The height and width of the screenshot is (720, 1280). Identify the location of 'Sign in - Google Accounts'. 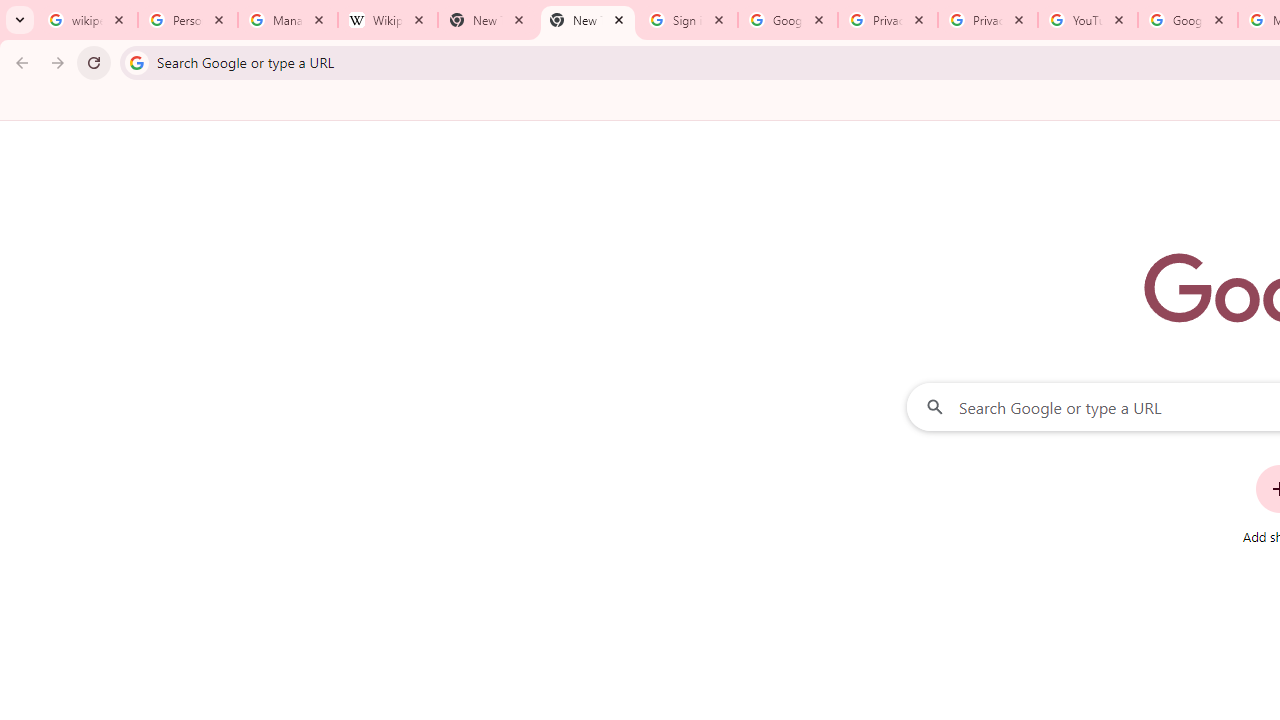
(688, 20).